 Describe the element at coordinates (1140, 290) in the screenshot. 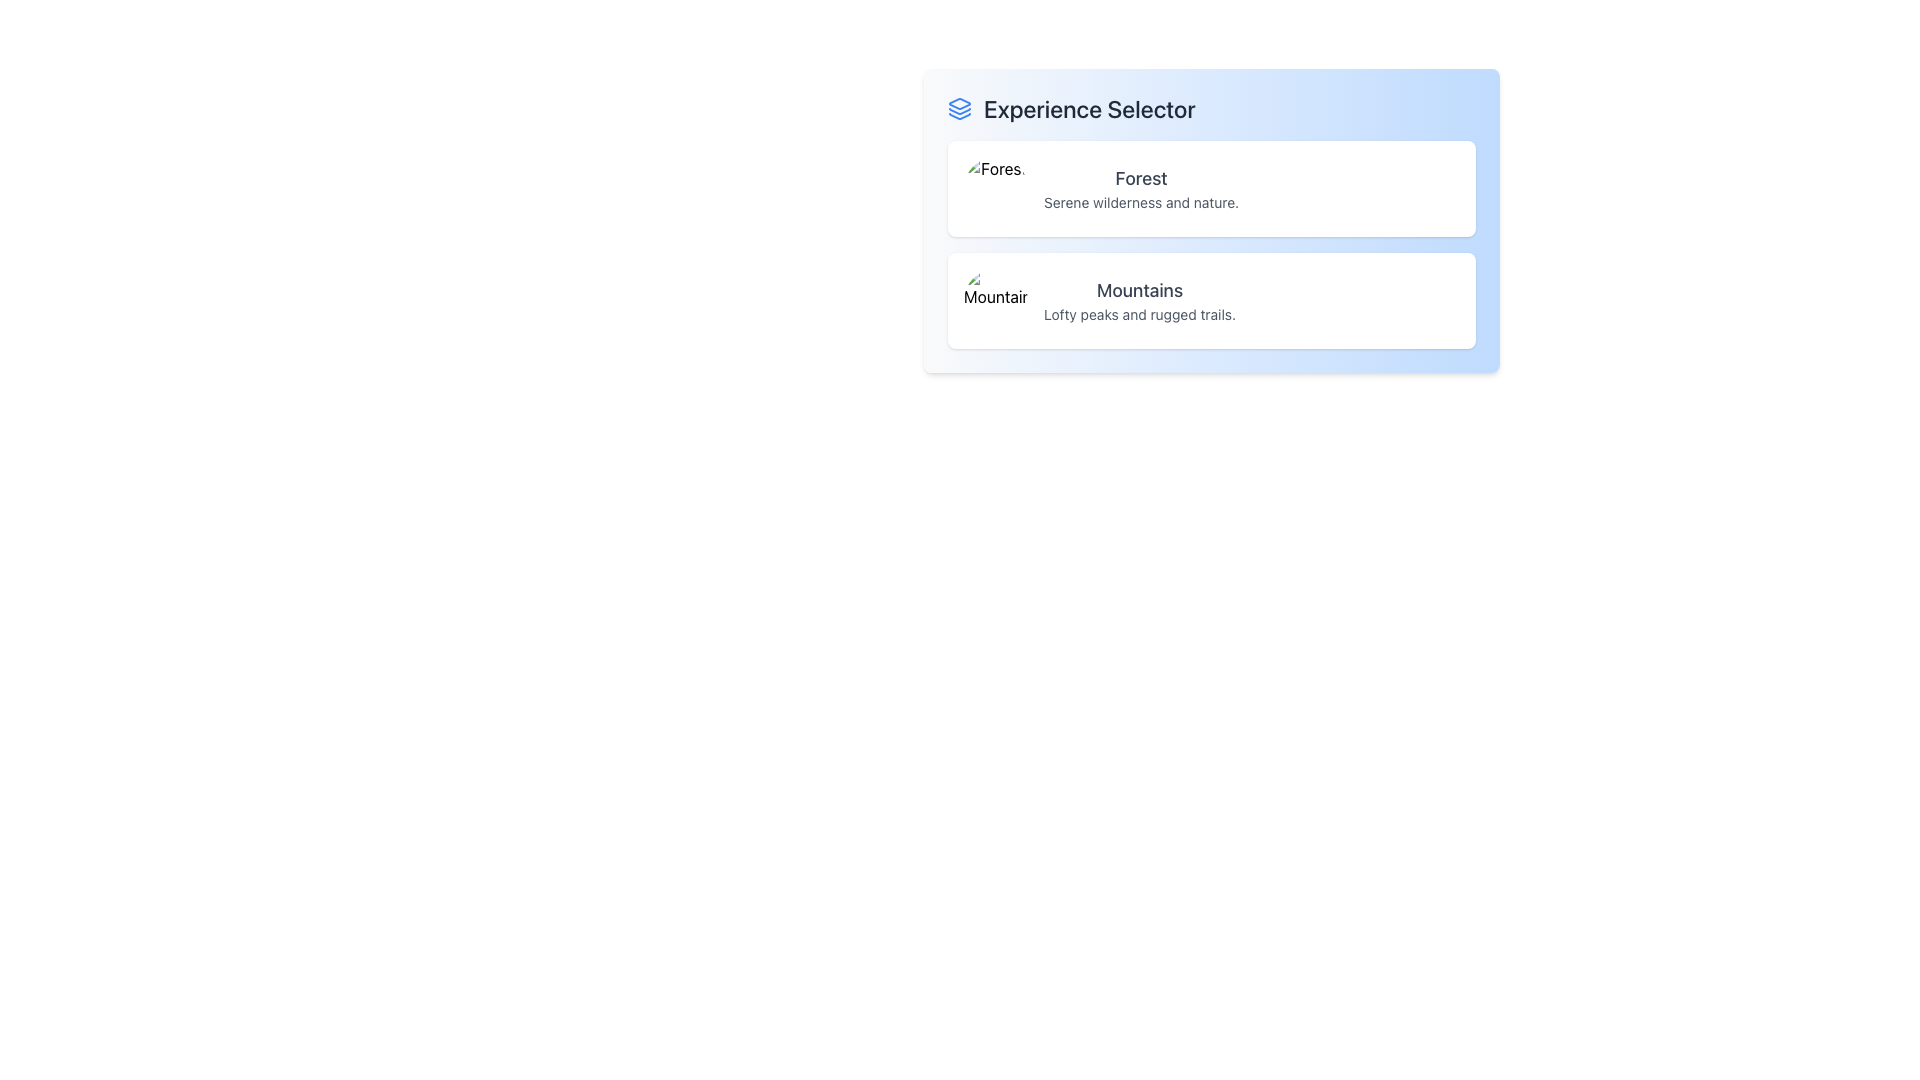

I see `the 'Mountains' text element, which is displayed in gray color with a bold font style and is the main label under the 'Experience Selector' title` at that location.